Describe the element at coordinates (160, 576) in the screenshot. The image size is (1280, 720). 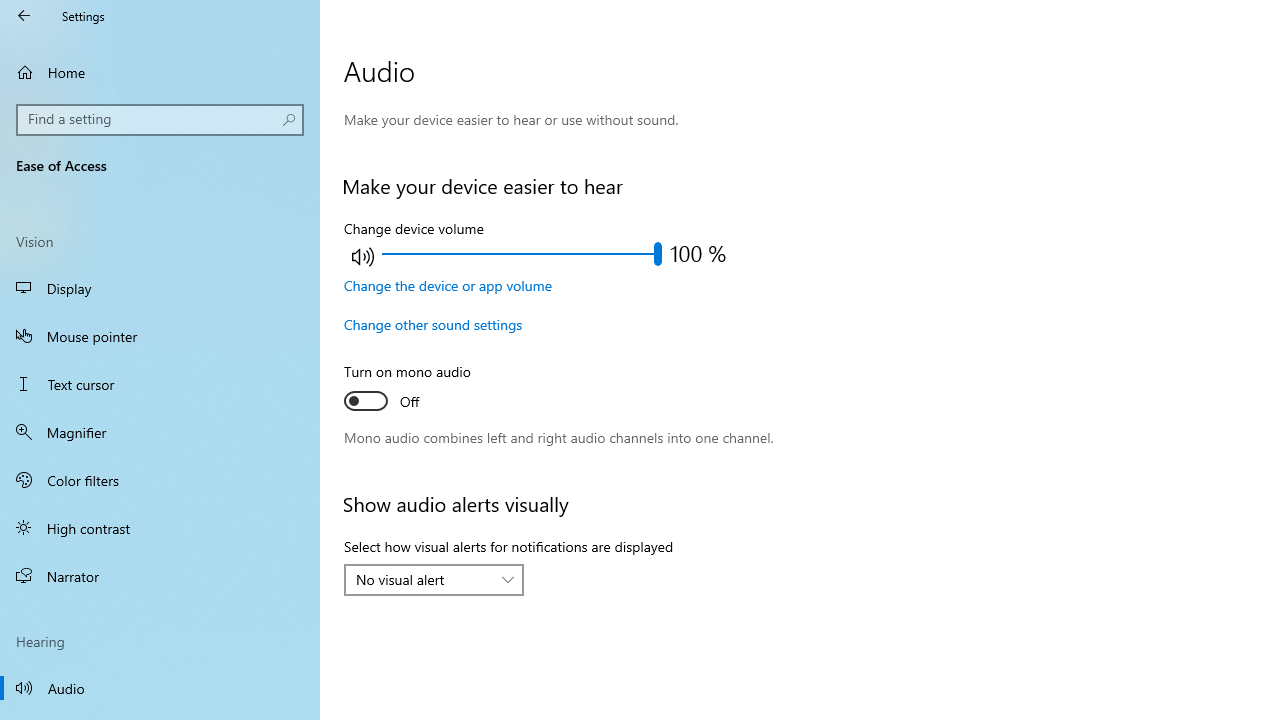
I see `'Narrator'` at that location.